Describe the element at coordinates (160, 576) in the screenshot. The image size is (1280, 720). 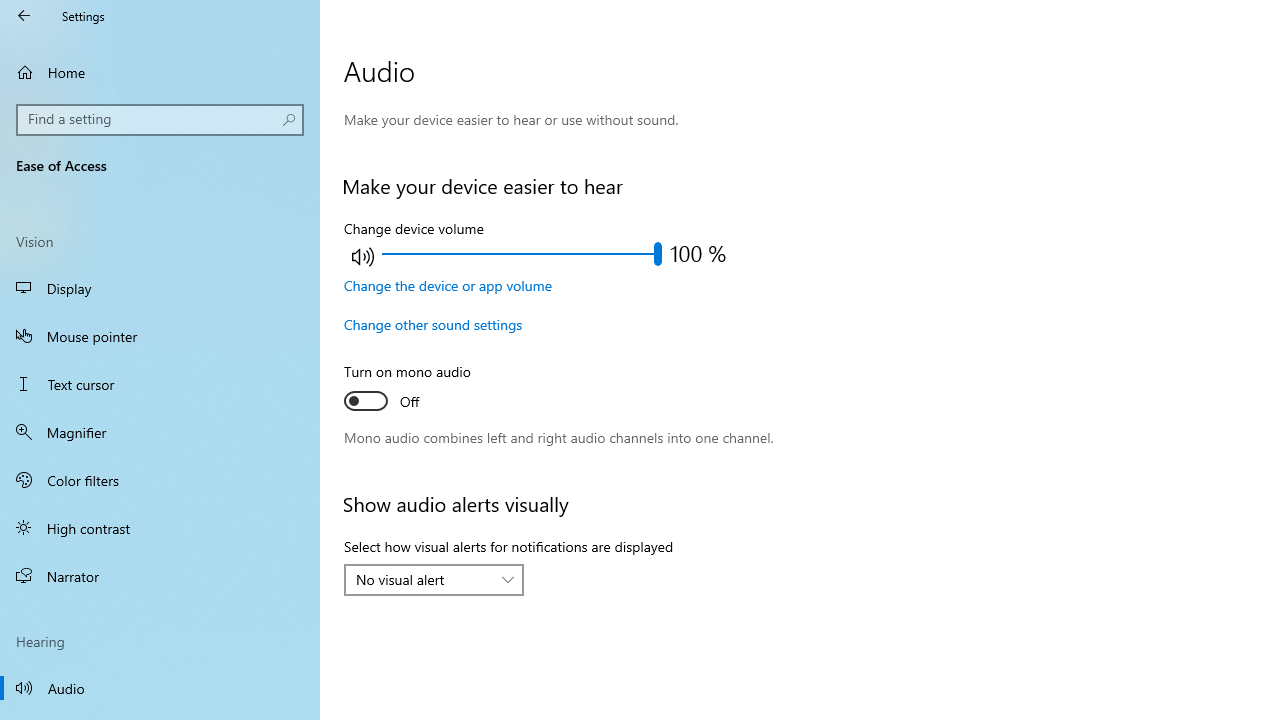
I see `'Narrator'` at that location.